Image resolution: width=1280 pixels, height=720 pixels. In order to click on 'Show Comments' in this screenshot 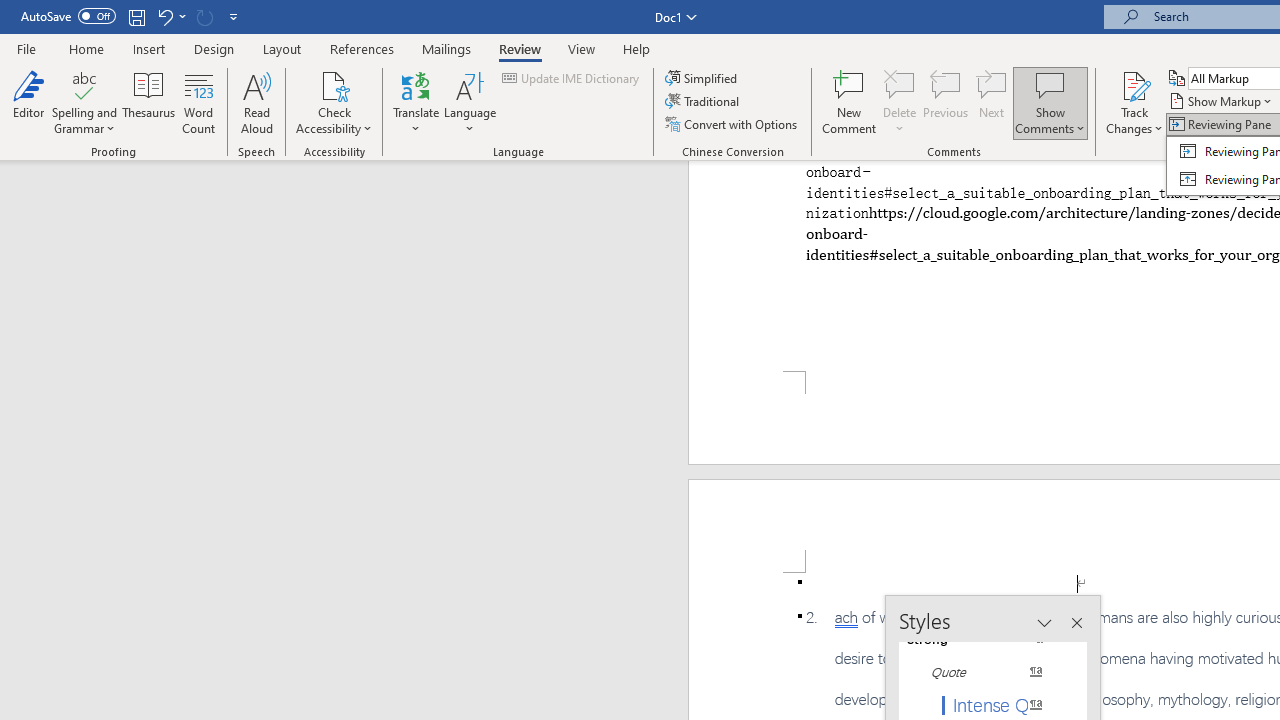, I will do `click(1049, 103)`.